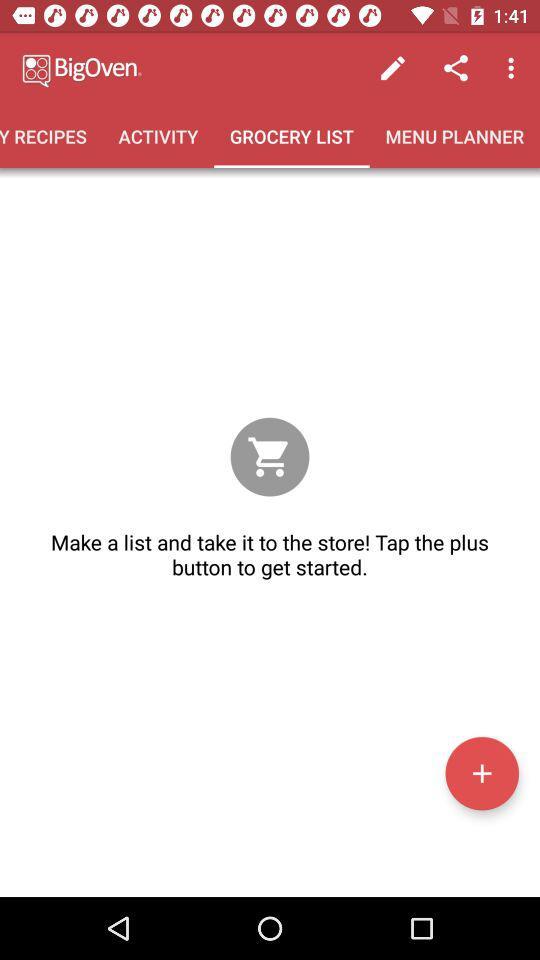 Image resolution: width=540 pixels, height=960 pixels. I want to click on the item above menu planner, so click(513, 68).